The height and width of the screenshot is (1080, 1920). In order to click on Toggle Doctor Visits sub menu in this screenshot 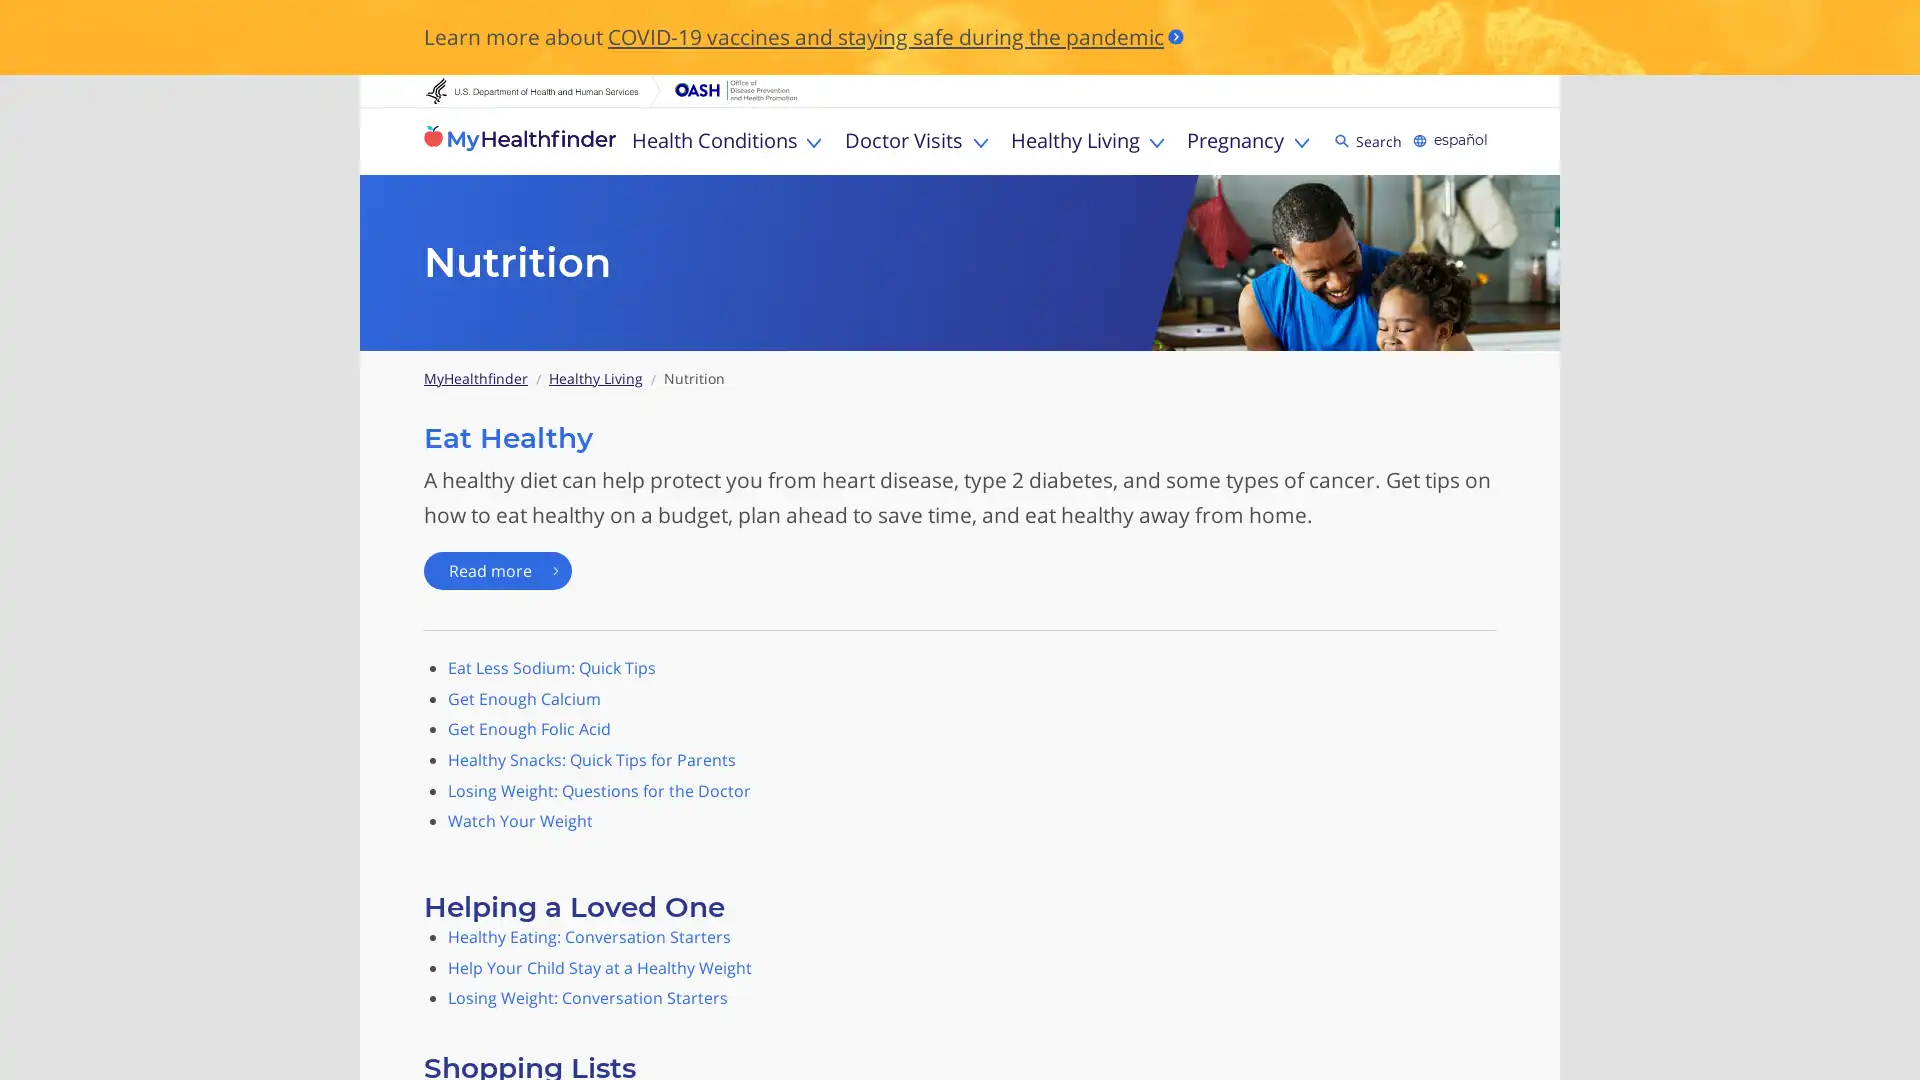, I will do `click(979, 140)`.